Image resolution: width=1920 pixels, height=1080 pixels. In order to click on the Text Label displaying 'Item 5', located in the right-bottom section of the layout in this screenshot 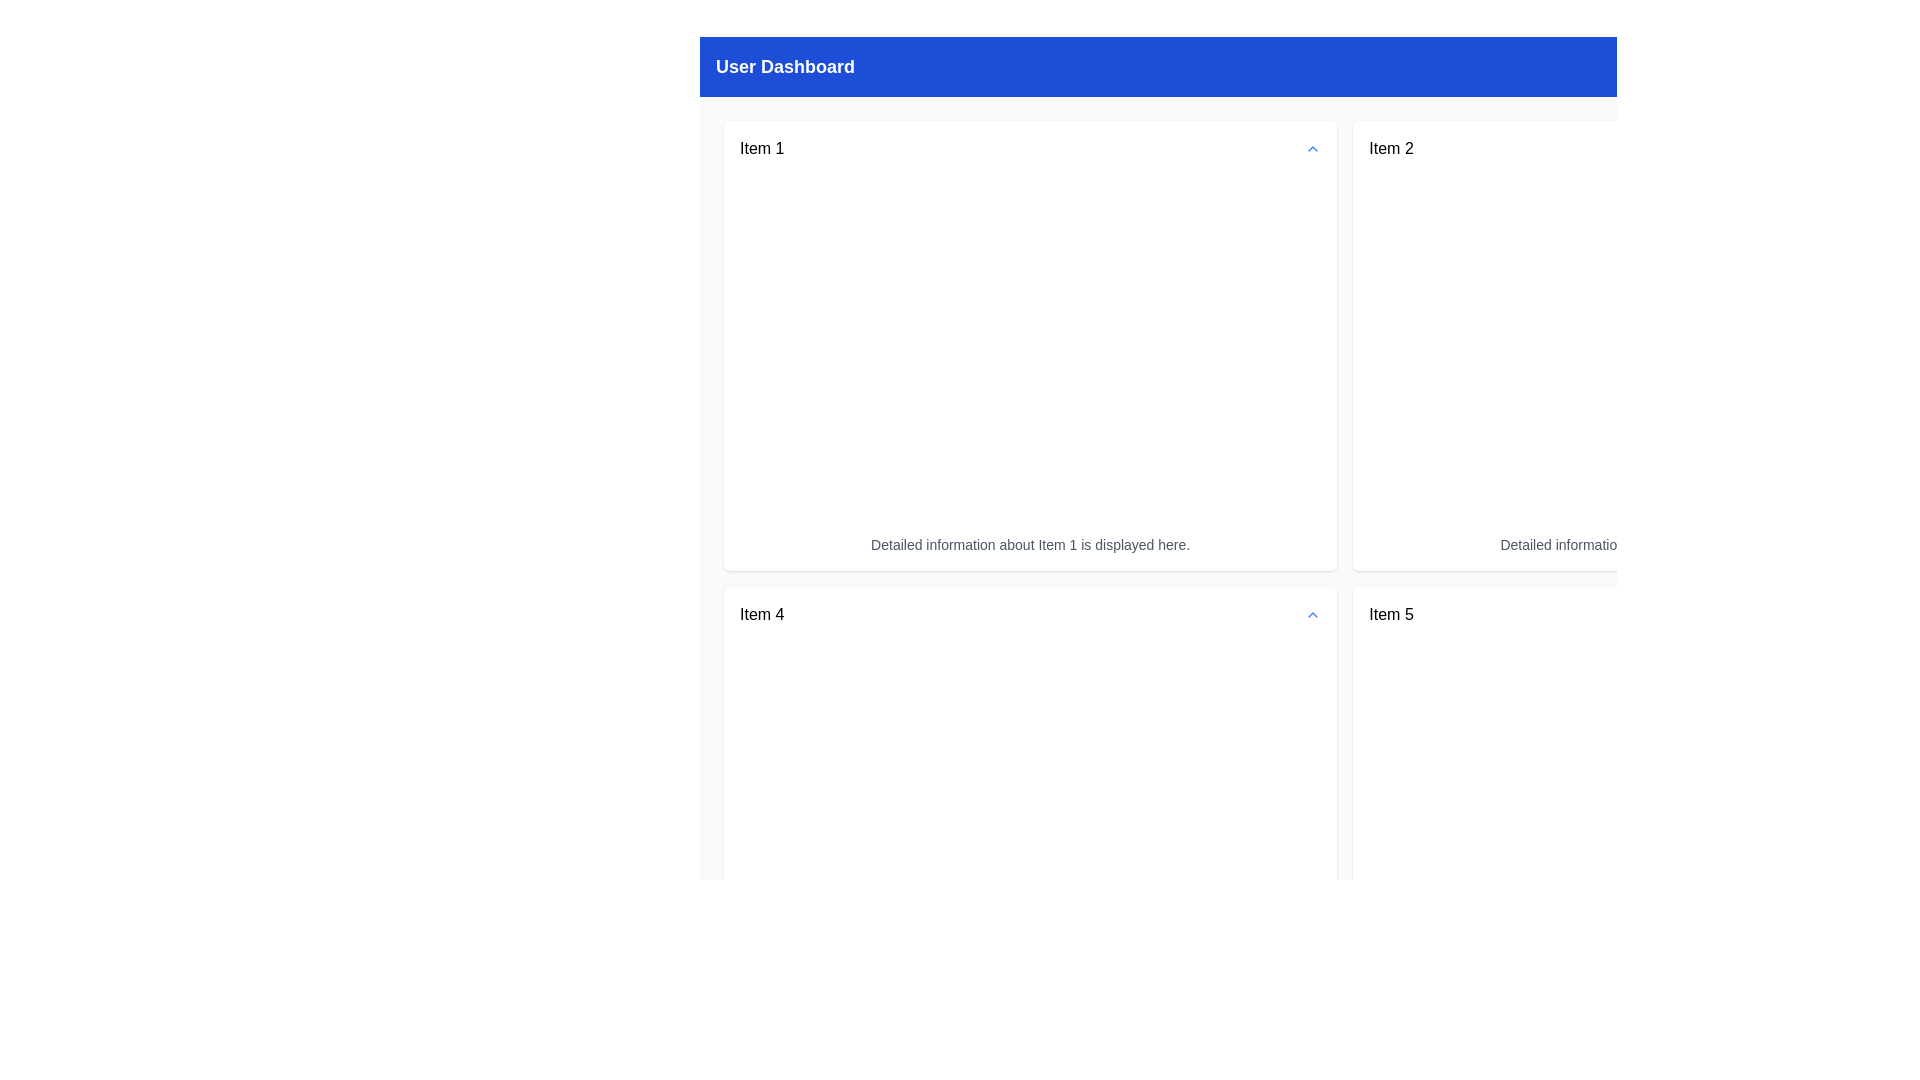, I will do `click(1390, 613)`.